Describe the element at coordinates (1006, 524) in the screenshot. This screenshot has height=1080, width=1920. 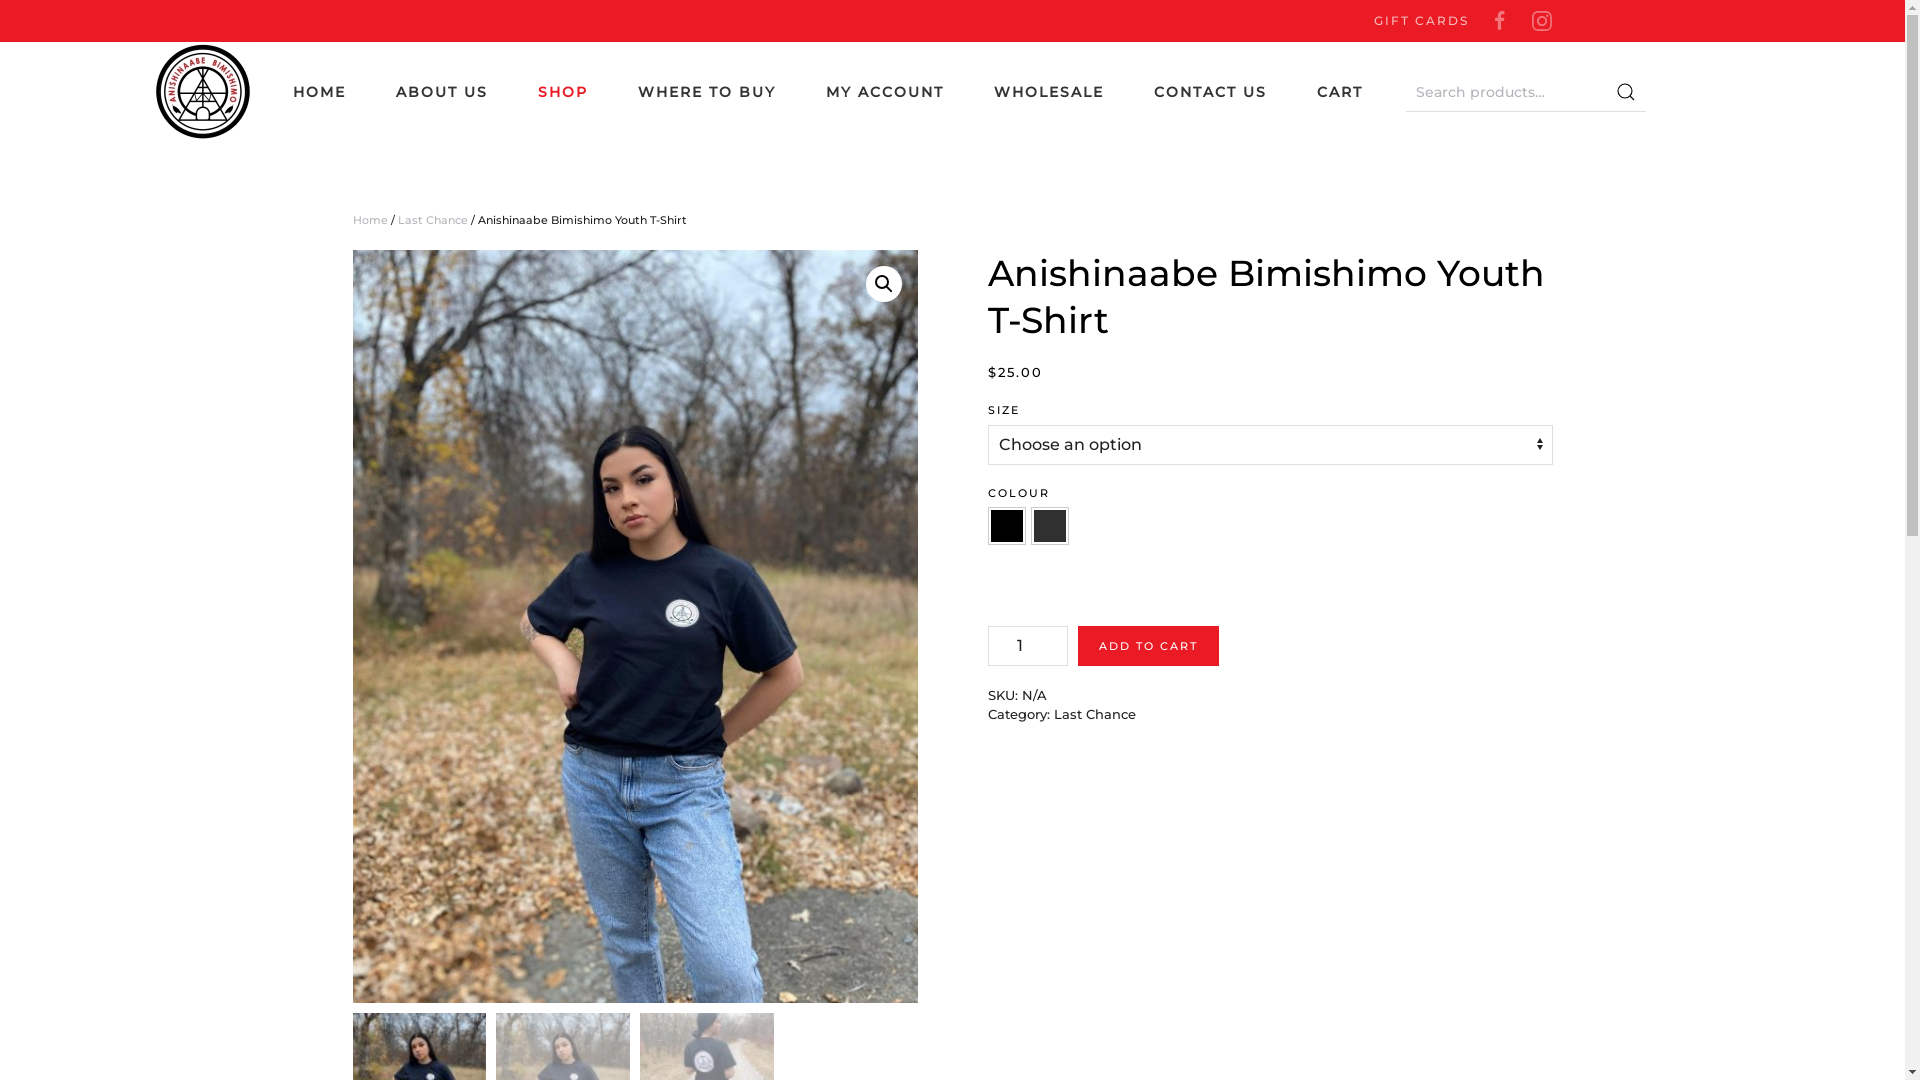
I see `'Black'` at that location.